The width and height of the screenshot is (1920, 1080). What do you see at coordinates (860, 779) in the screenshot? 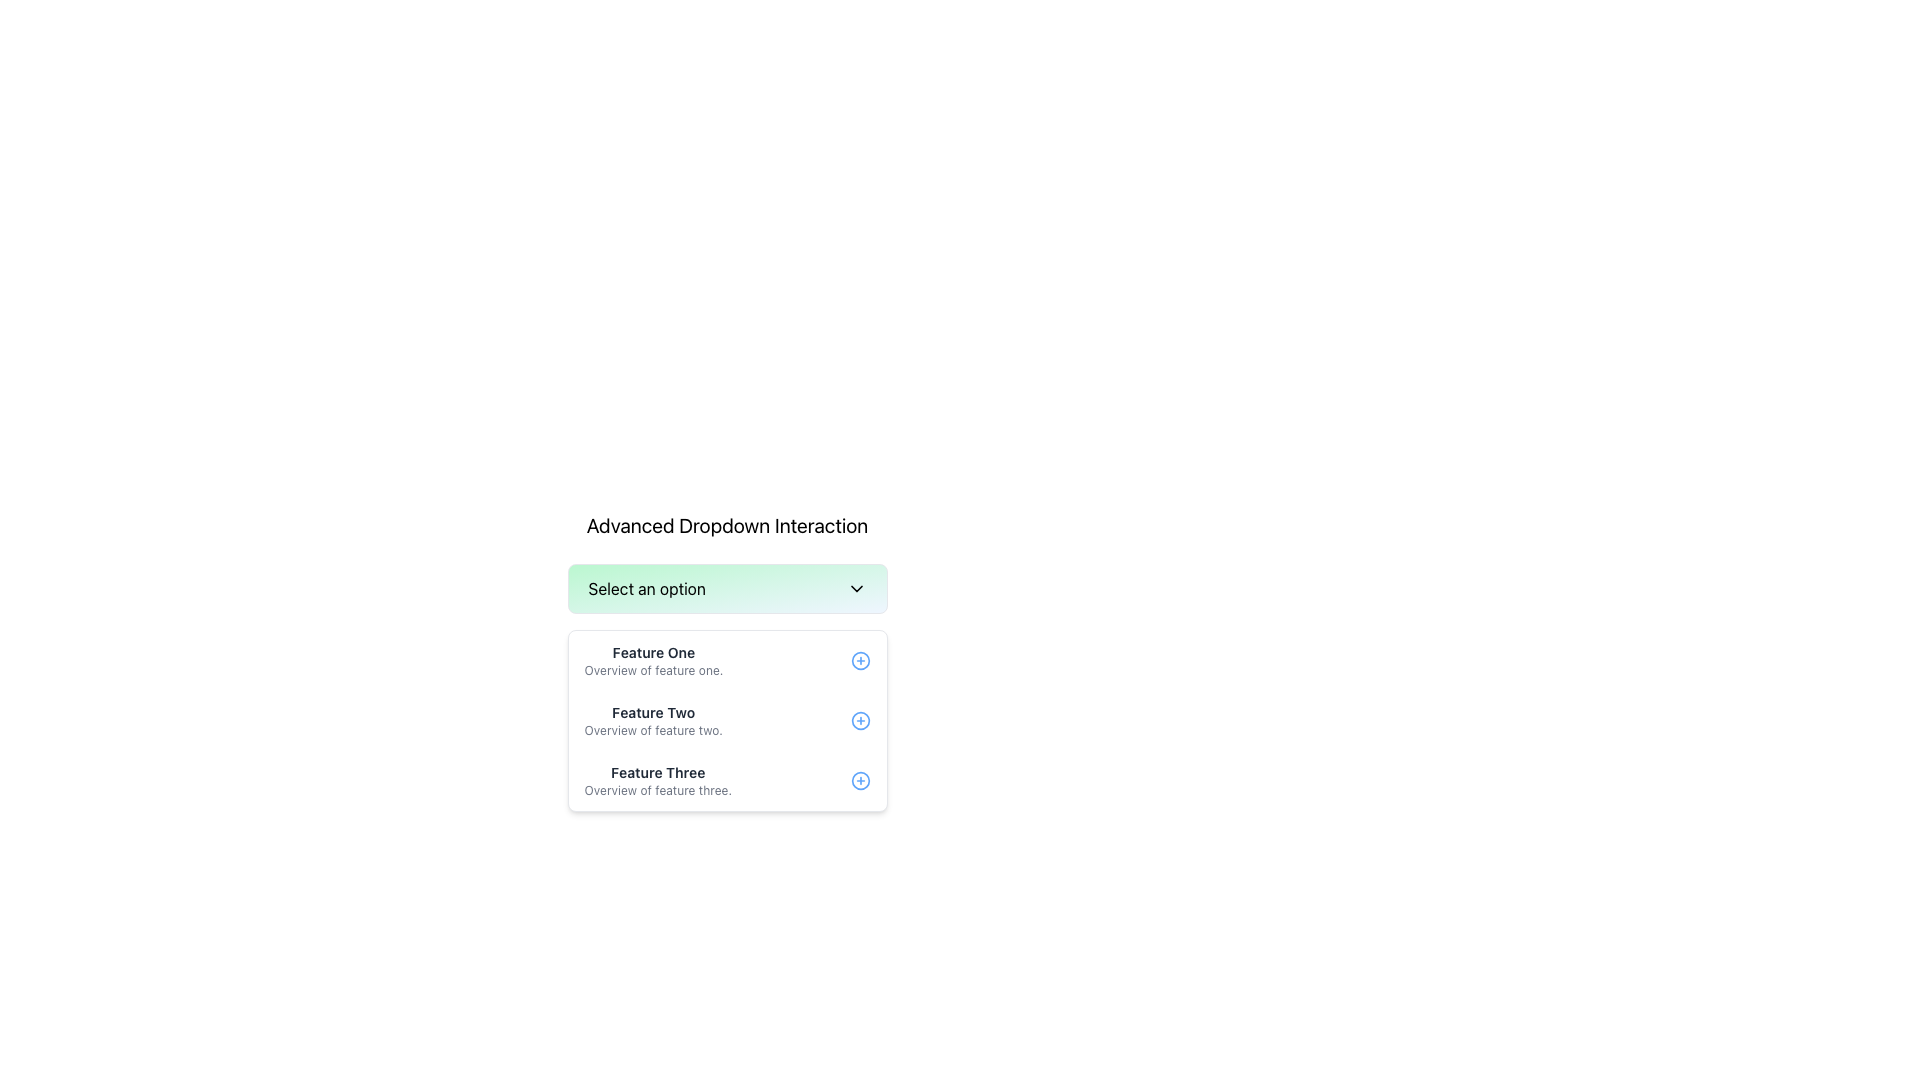
I see `the blue circular icon with a white plus sign, located at the far right side of the 'Feature Three' row, beside the text 'Overview of feature three.'` at bounding box center [860, 779].